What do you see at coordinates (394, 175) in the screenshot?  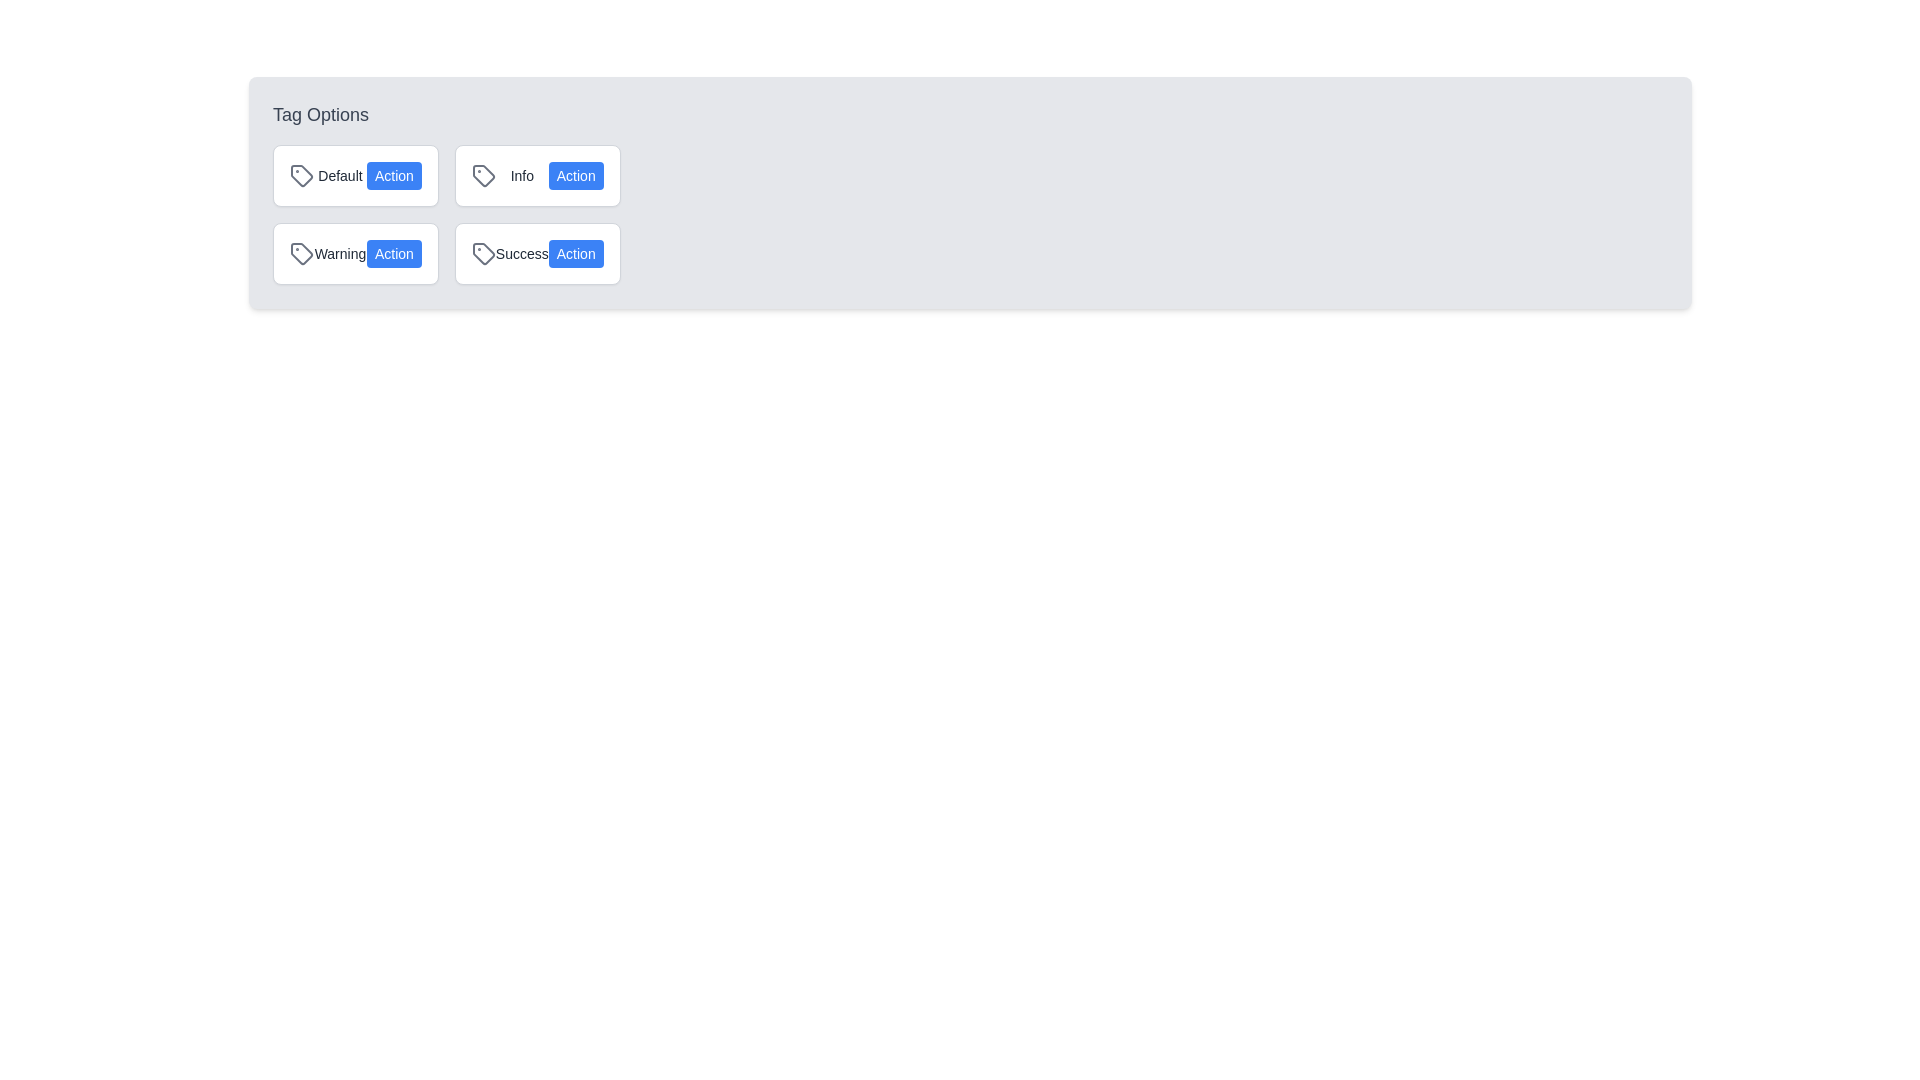 I see `the blue rectangular button labeled 'Action' with rounded corners` at bounding box center [394, 175].